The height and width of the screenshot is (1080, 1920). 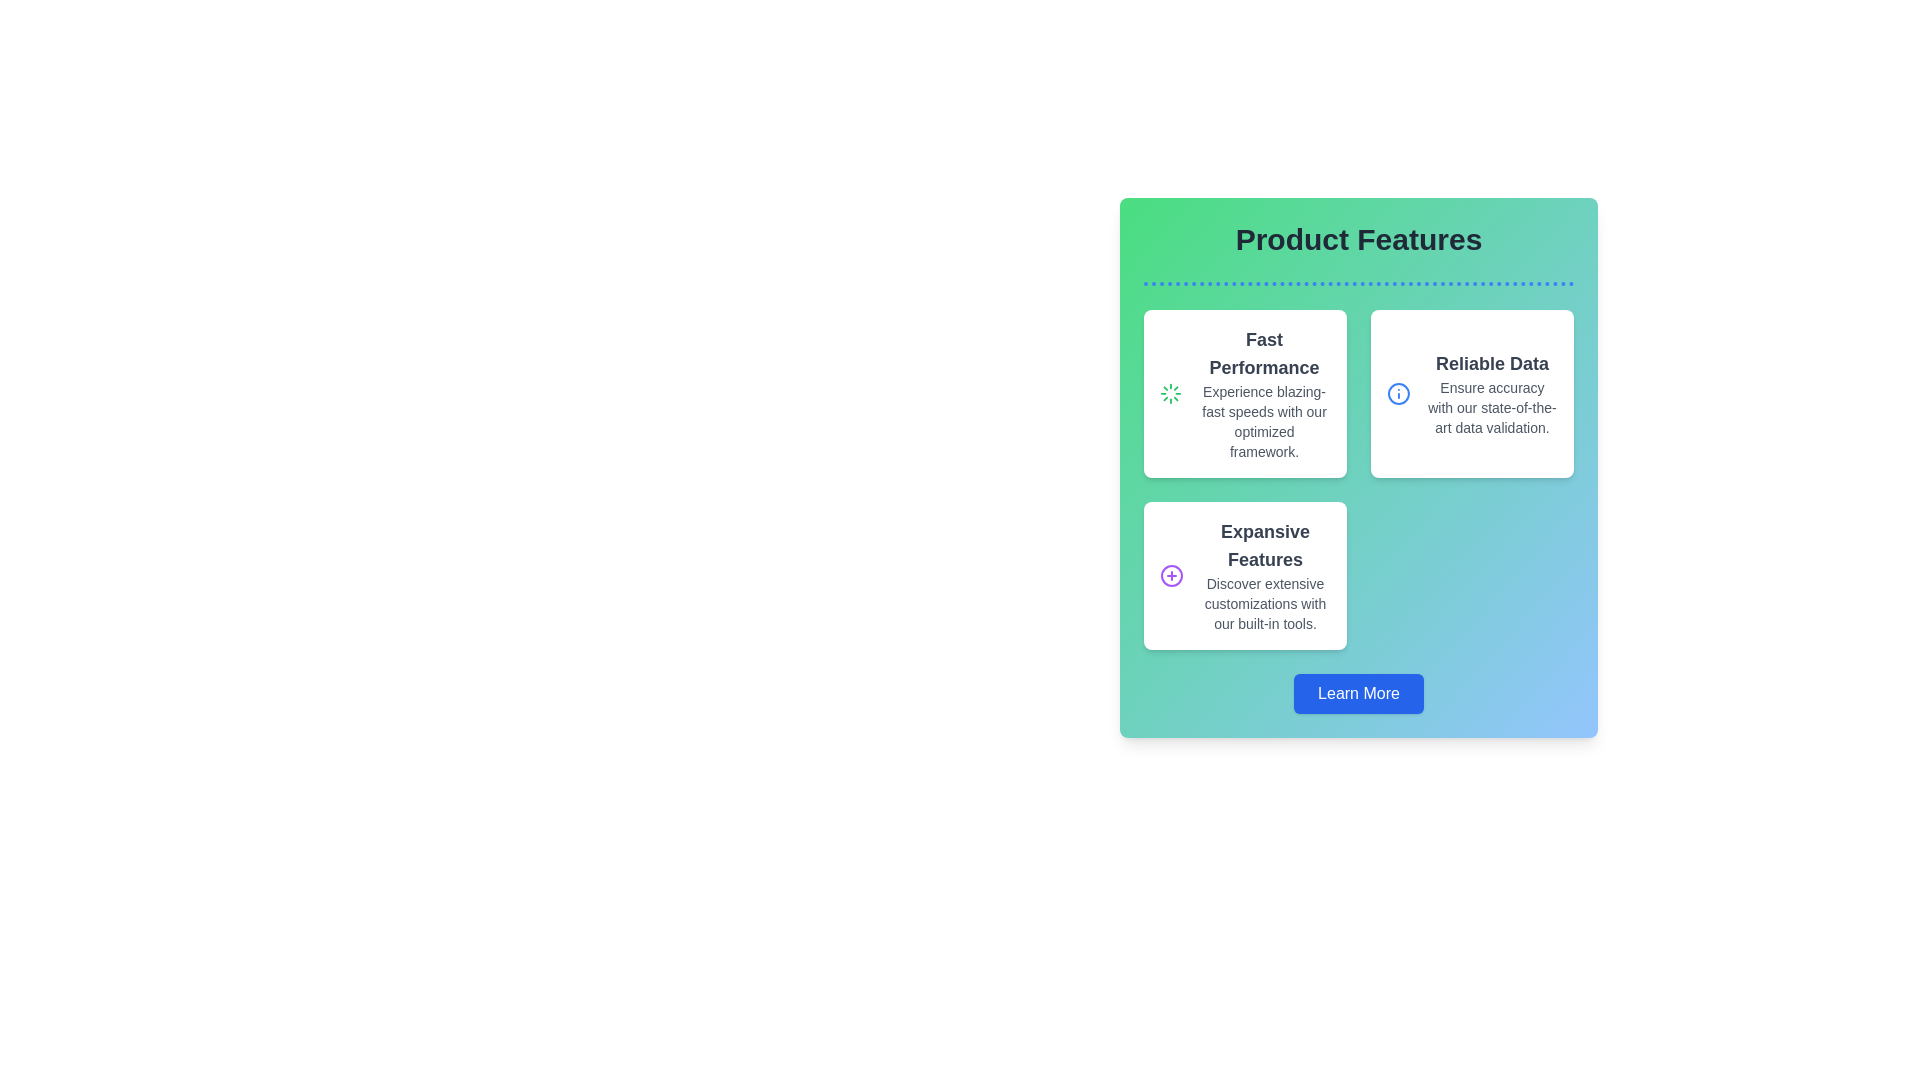 I want to click on the SVG graphic or icon that indicates performance within the 'Fast Performance' feature, located to the left side of the 'Fast Performance' card, so click(x=1171, y=393).